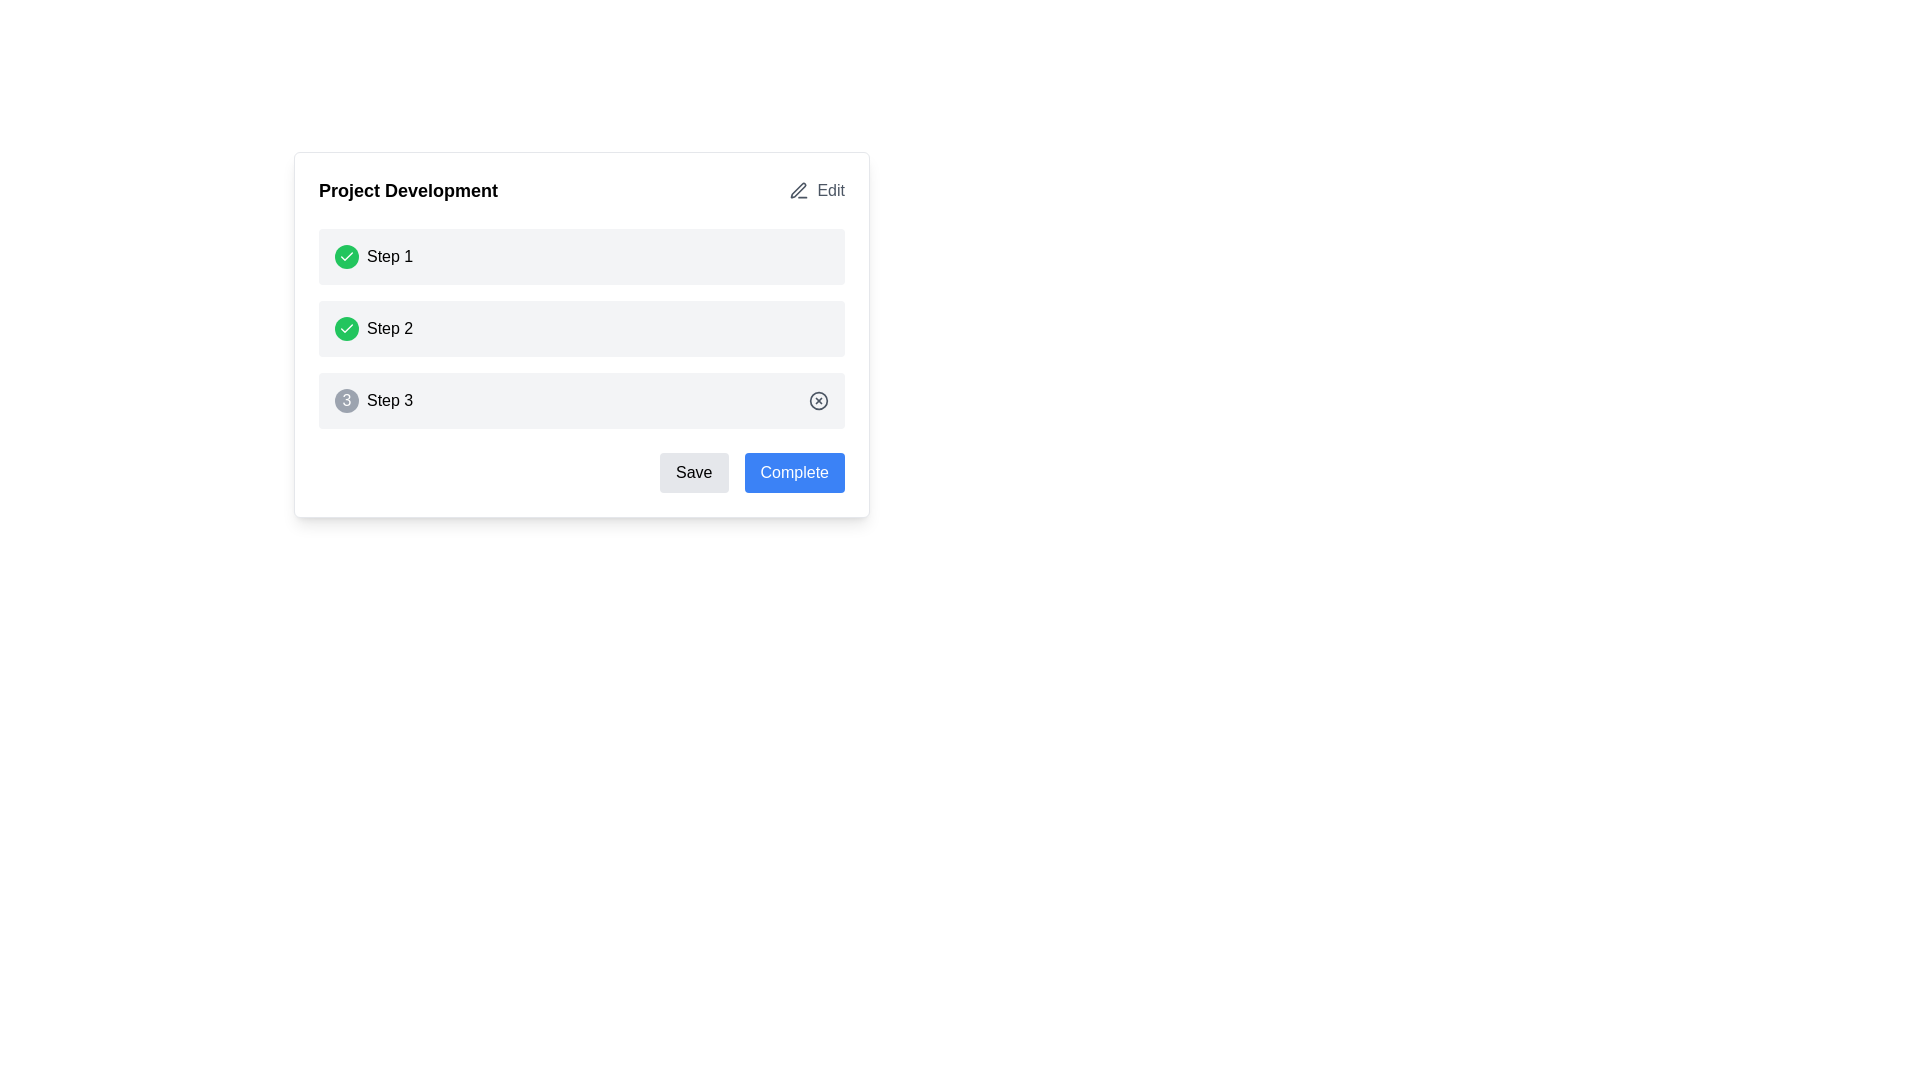  I want to click on the status indicator icon for Step 2, which is visually aligned to the left of the text 'Step 2' and located in the middle of a three-row structure, so click(346, 327).